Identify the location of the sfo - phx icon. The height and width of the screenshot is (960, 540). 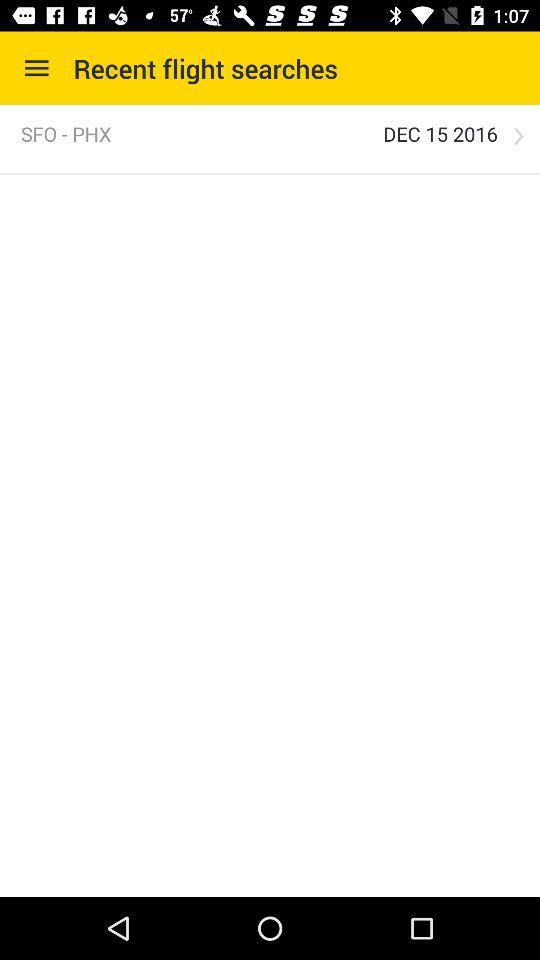
(66, 133).